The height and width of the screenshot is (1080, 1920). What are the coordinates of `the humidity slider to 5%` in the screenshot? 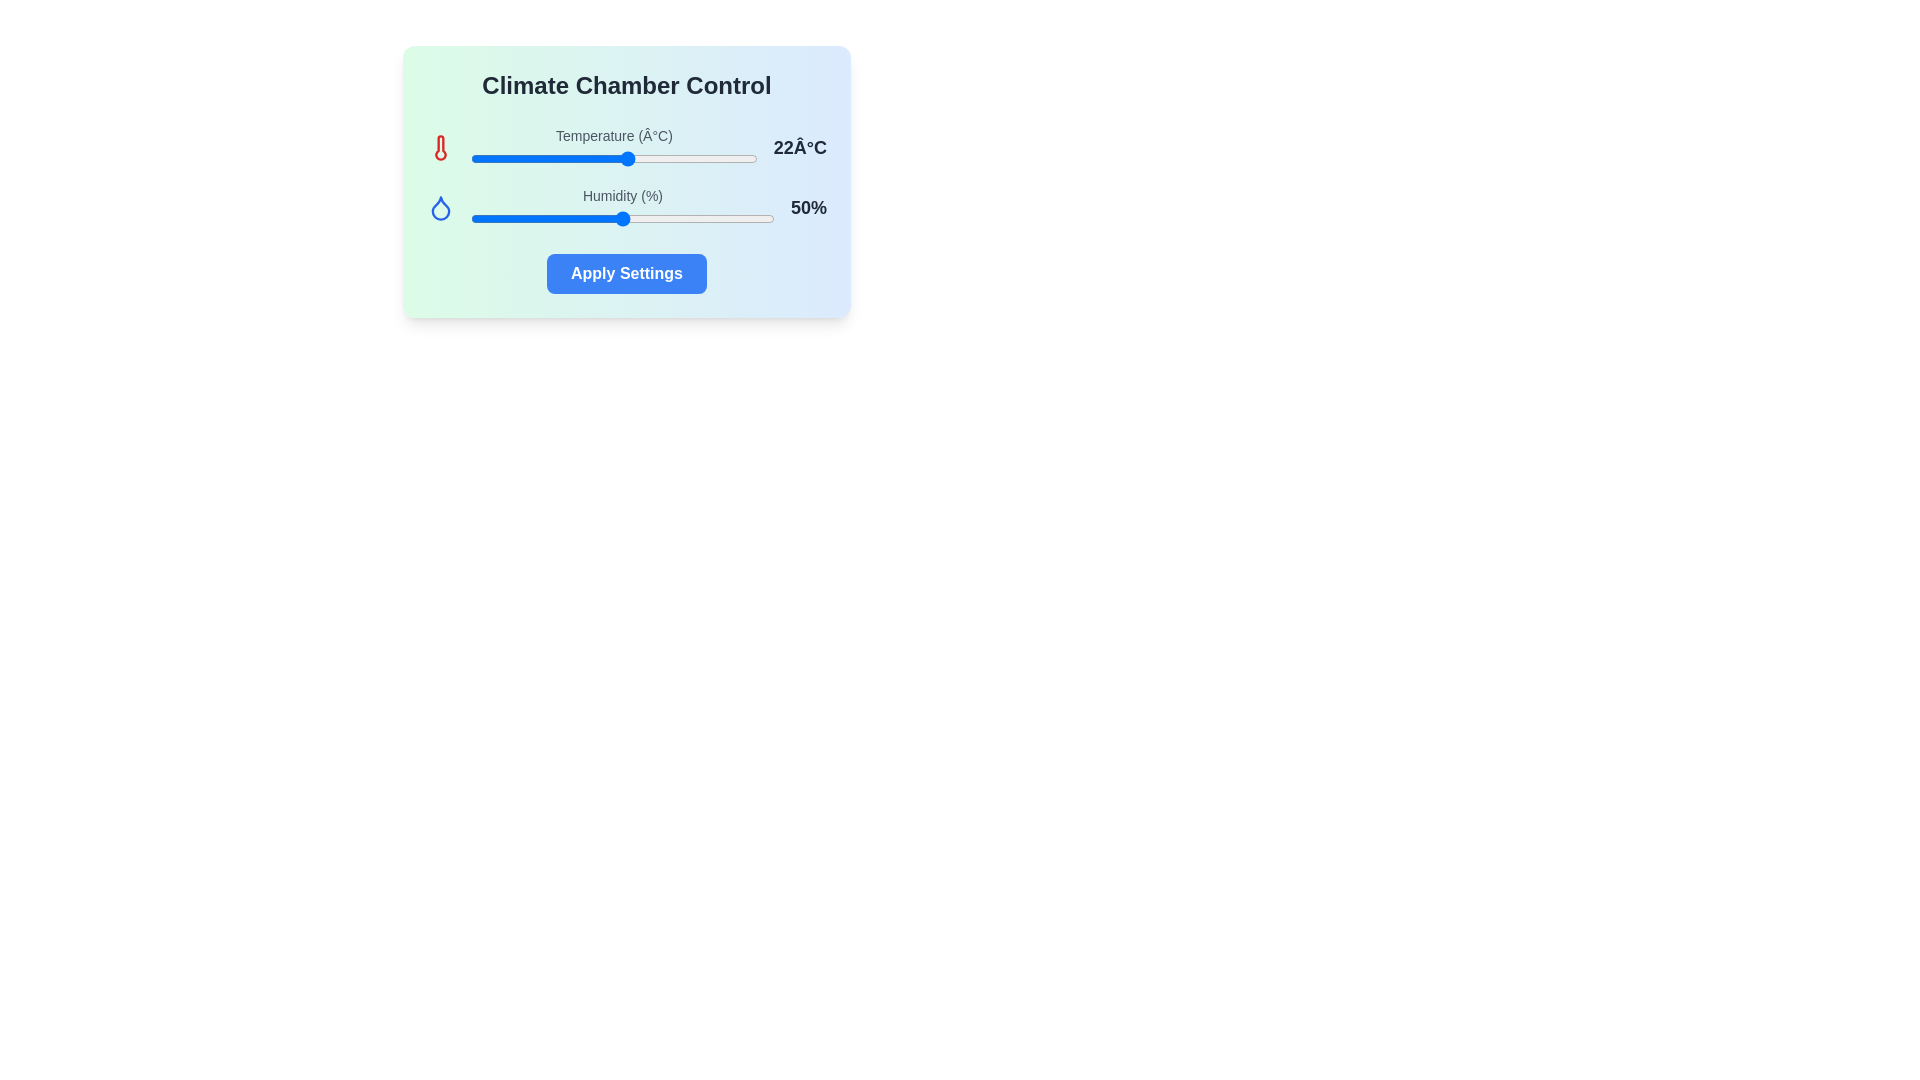 It's located at (486, 219).